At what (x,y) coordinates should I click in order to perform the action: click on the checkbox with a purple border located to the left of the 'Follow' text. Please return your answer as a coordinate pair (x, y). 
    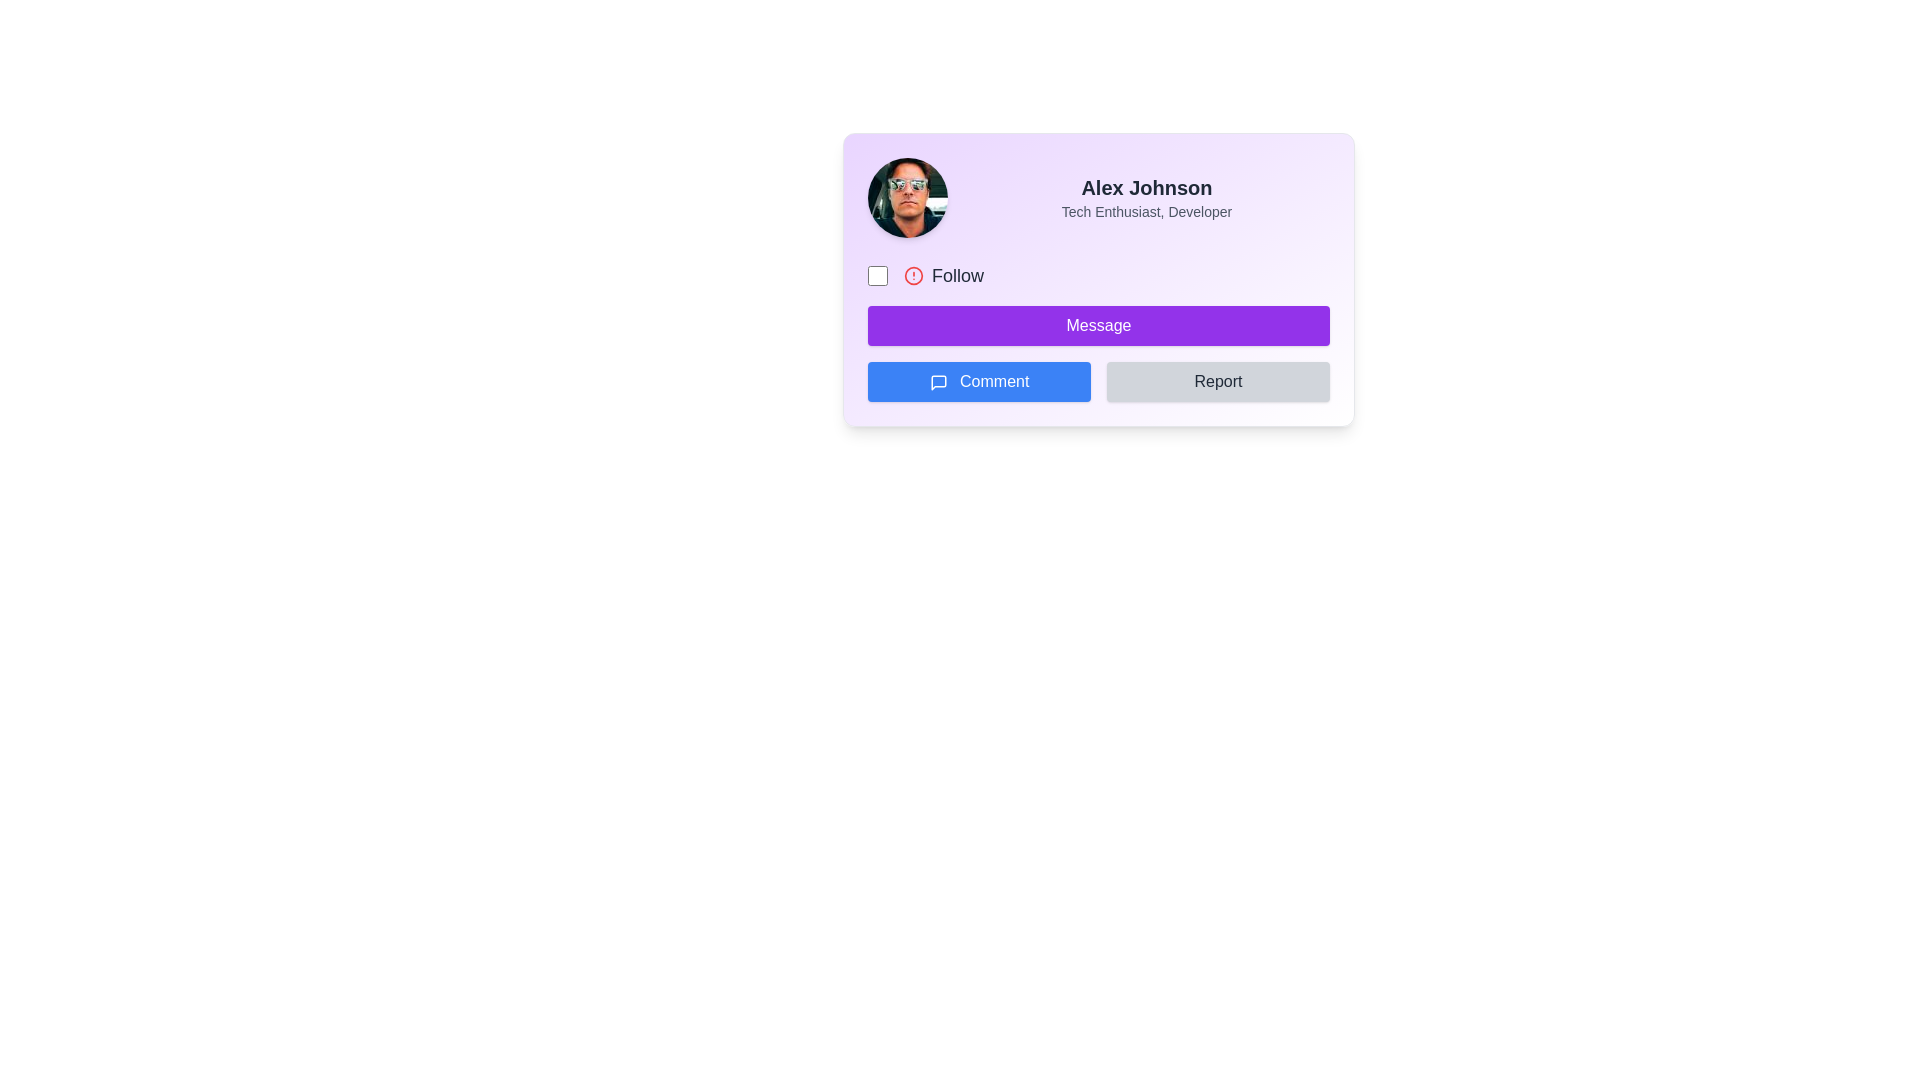
    Looking at the image, I should click on (878, 276).